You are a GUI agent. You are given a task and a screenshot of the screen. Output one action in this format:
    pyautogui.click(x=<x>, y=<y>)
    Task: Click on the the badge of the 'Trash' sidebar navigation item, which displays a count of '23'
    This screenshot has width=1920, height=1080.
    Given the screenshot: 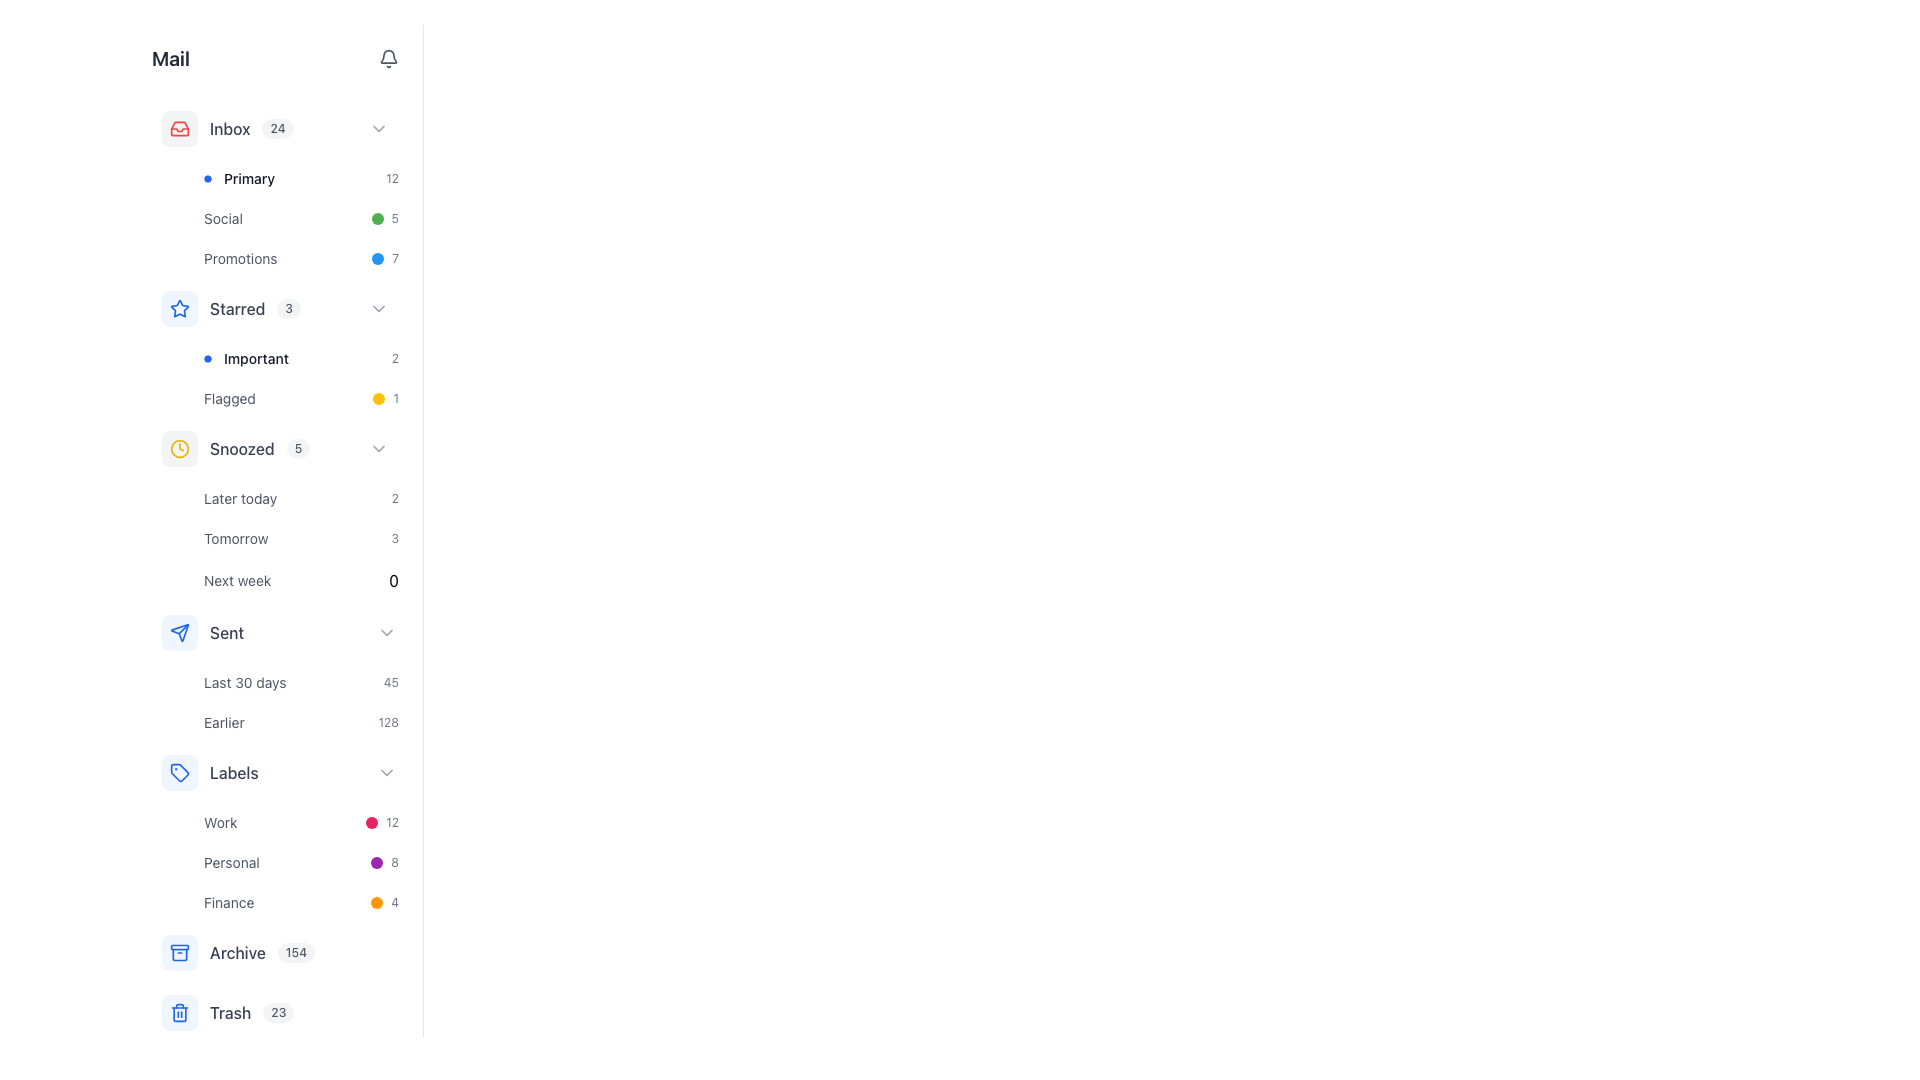 What is the action you would take?
    pyautogui.click(x=278, y=1013)
    